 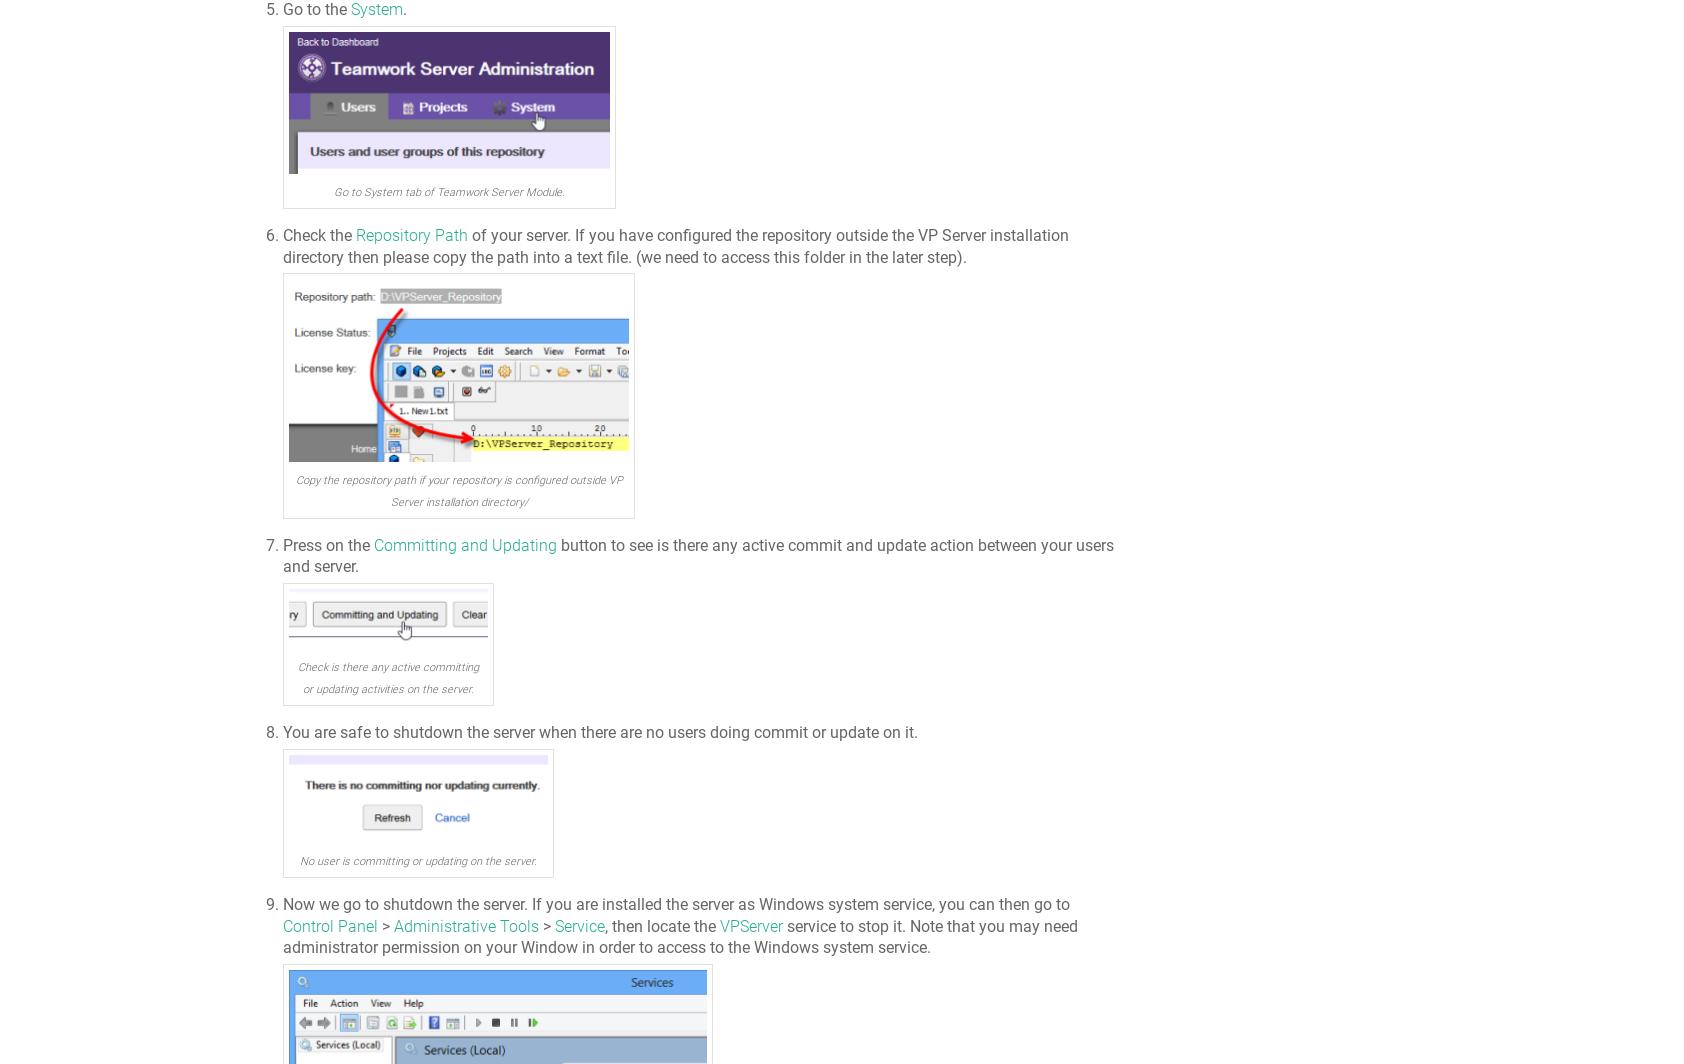 What do you see at coordinates (413, 235) in the screenshot?
I see `'Repository Path'` at bounding box center [413, 235].